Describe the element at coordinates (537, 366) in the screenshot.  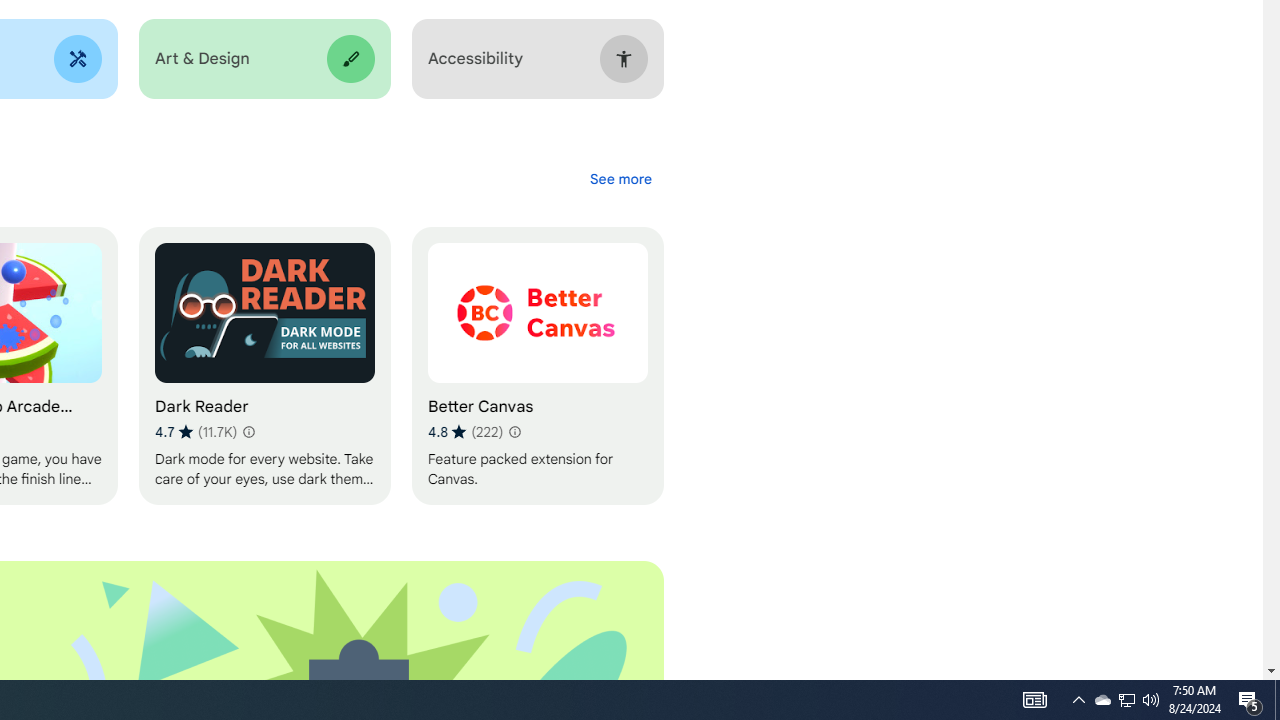
I see `'Better Canvas'` at that location.